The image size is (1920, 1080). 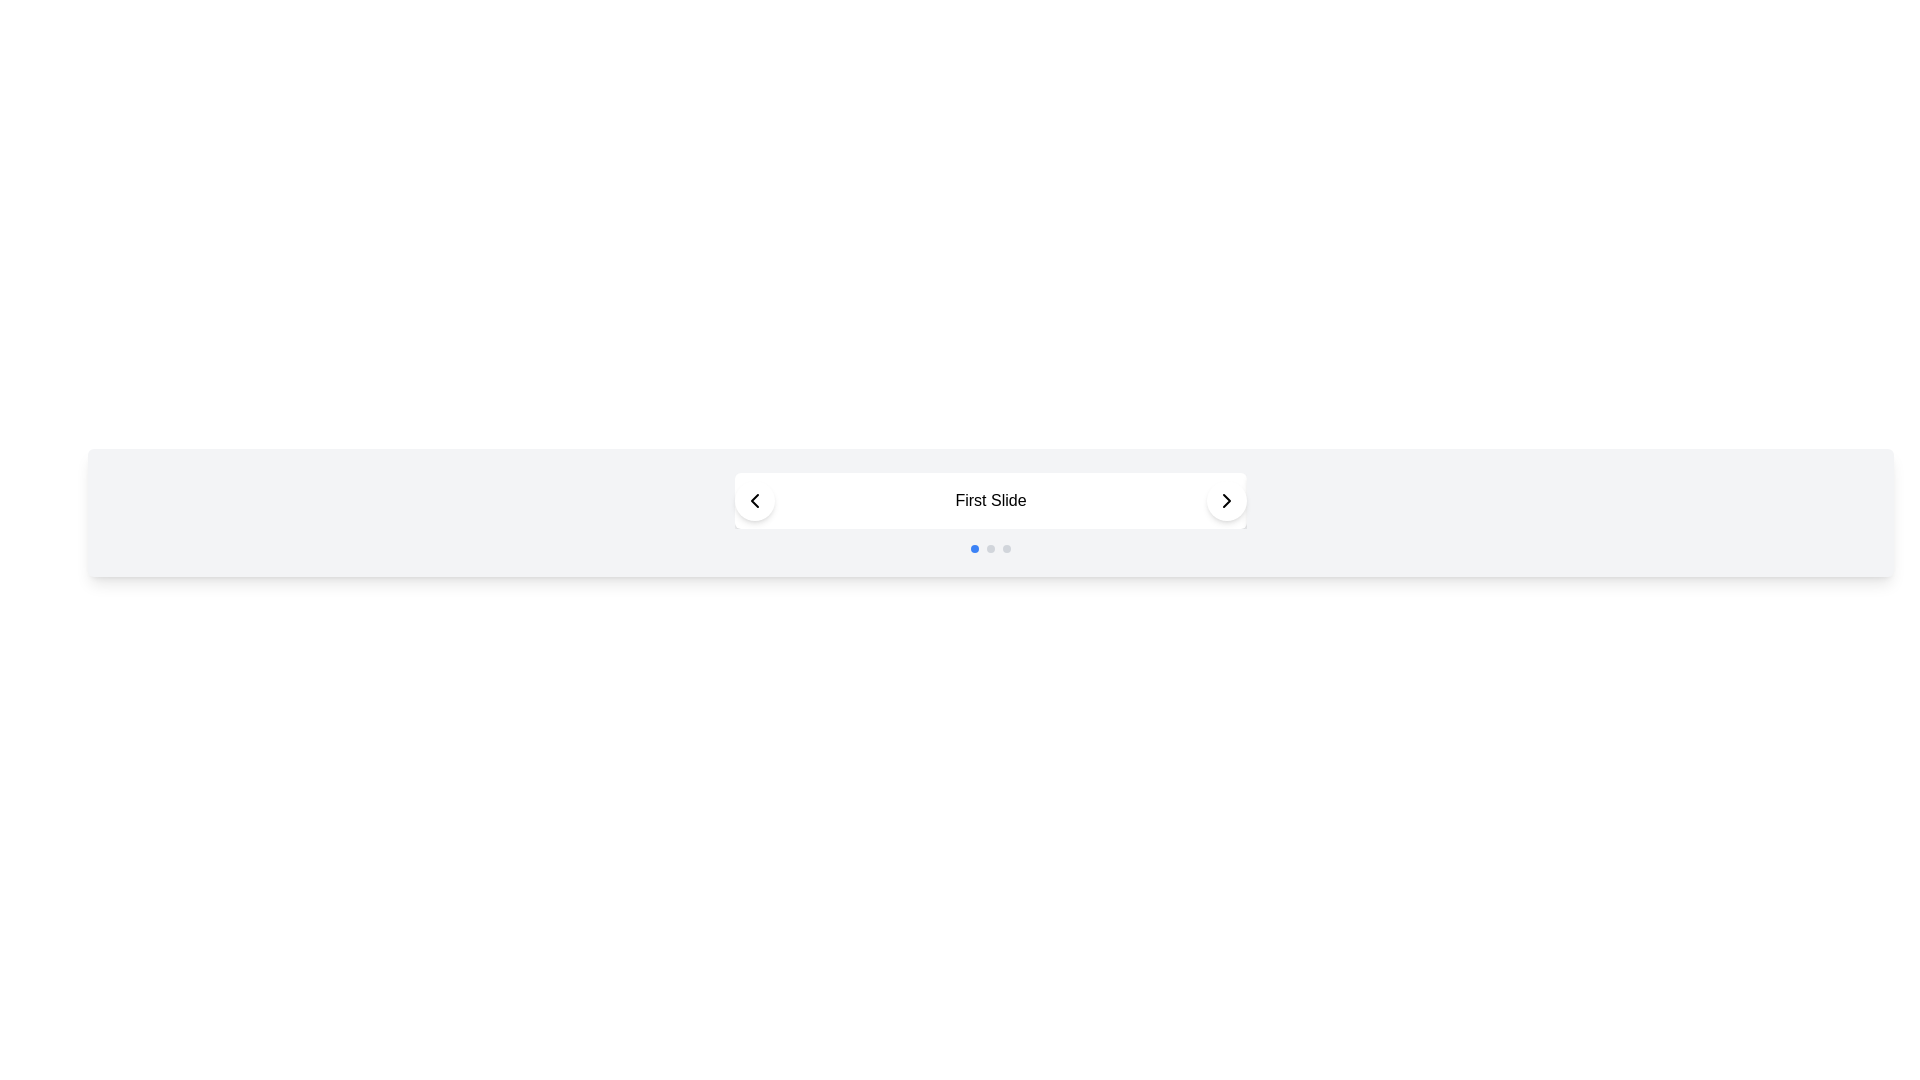 I want to click on the Chevron Right icon, which serves as an indicator for moving to the next slide, located, so click(x=1226, y=500).